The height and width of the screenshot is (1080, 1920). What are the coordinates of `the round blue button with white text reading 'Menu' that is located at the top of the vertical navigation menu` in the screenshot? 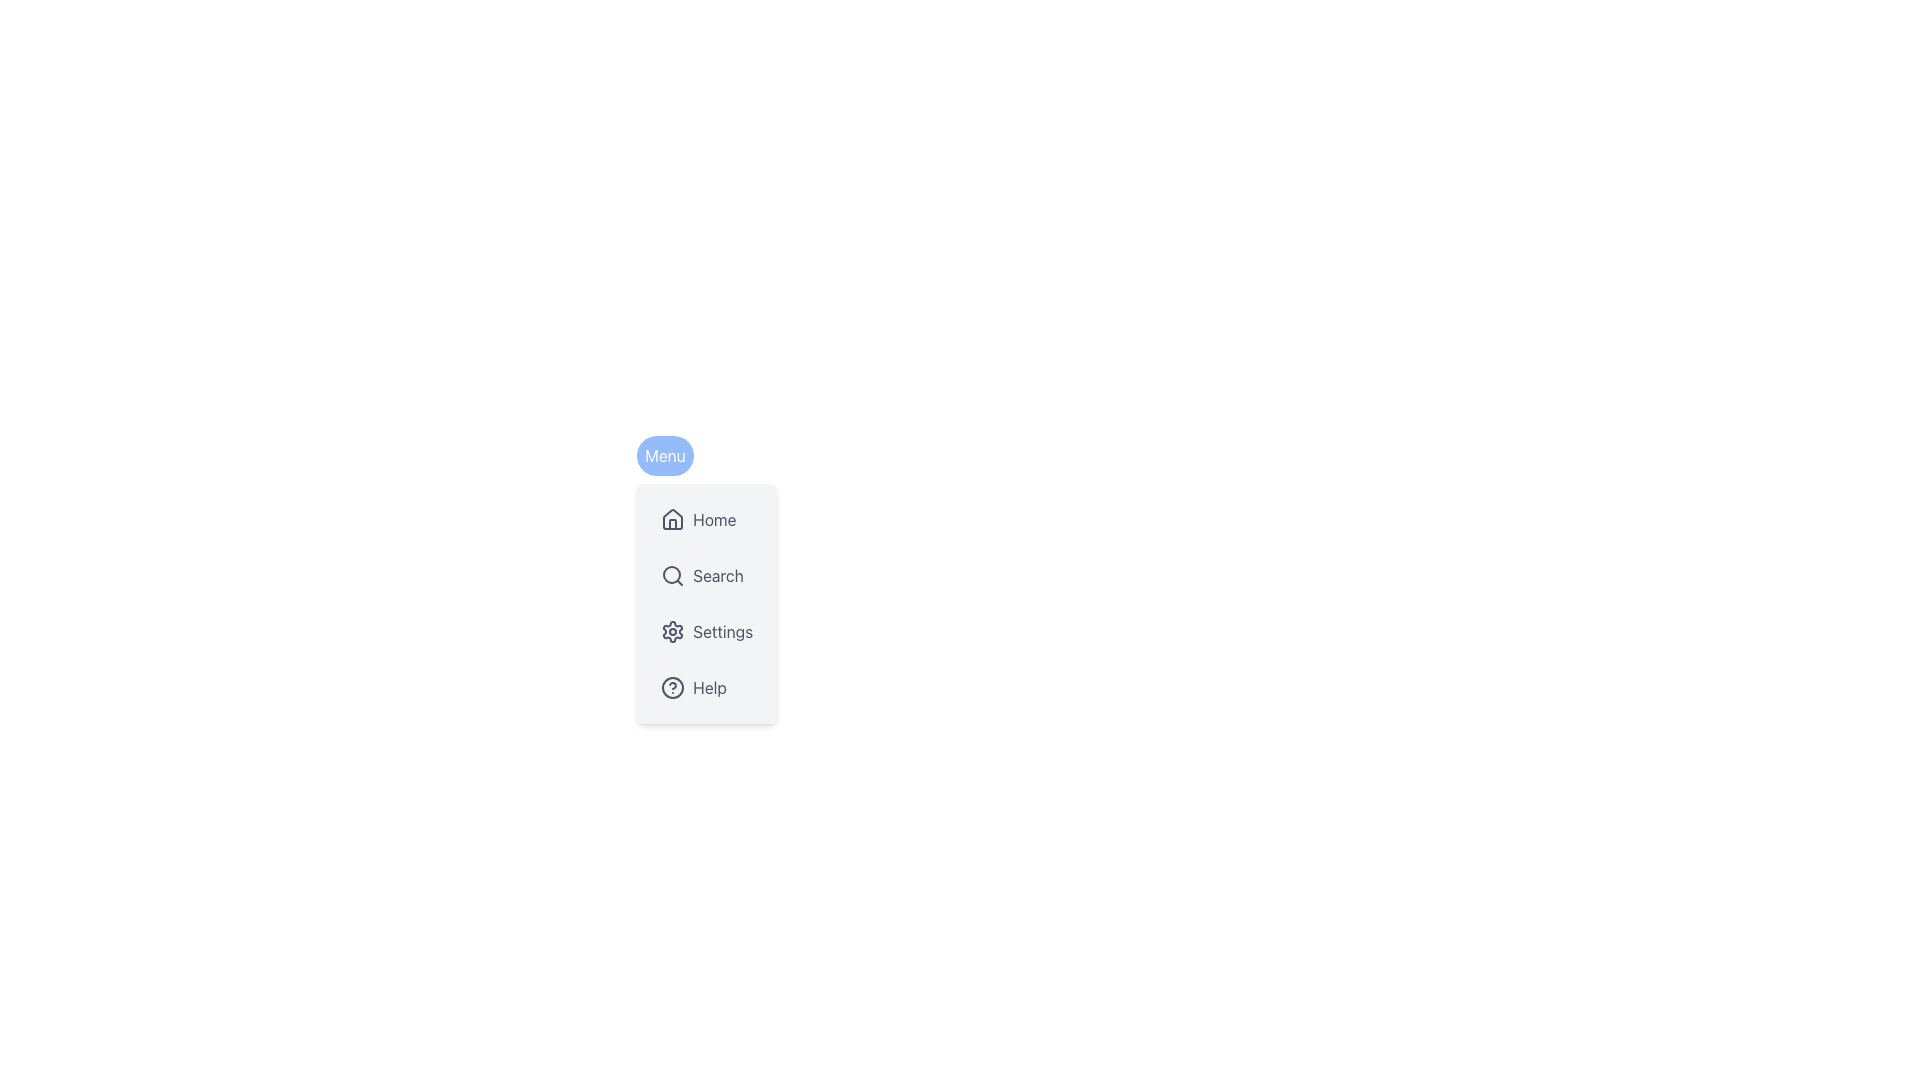 It's located at (665, 455).